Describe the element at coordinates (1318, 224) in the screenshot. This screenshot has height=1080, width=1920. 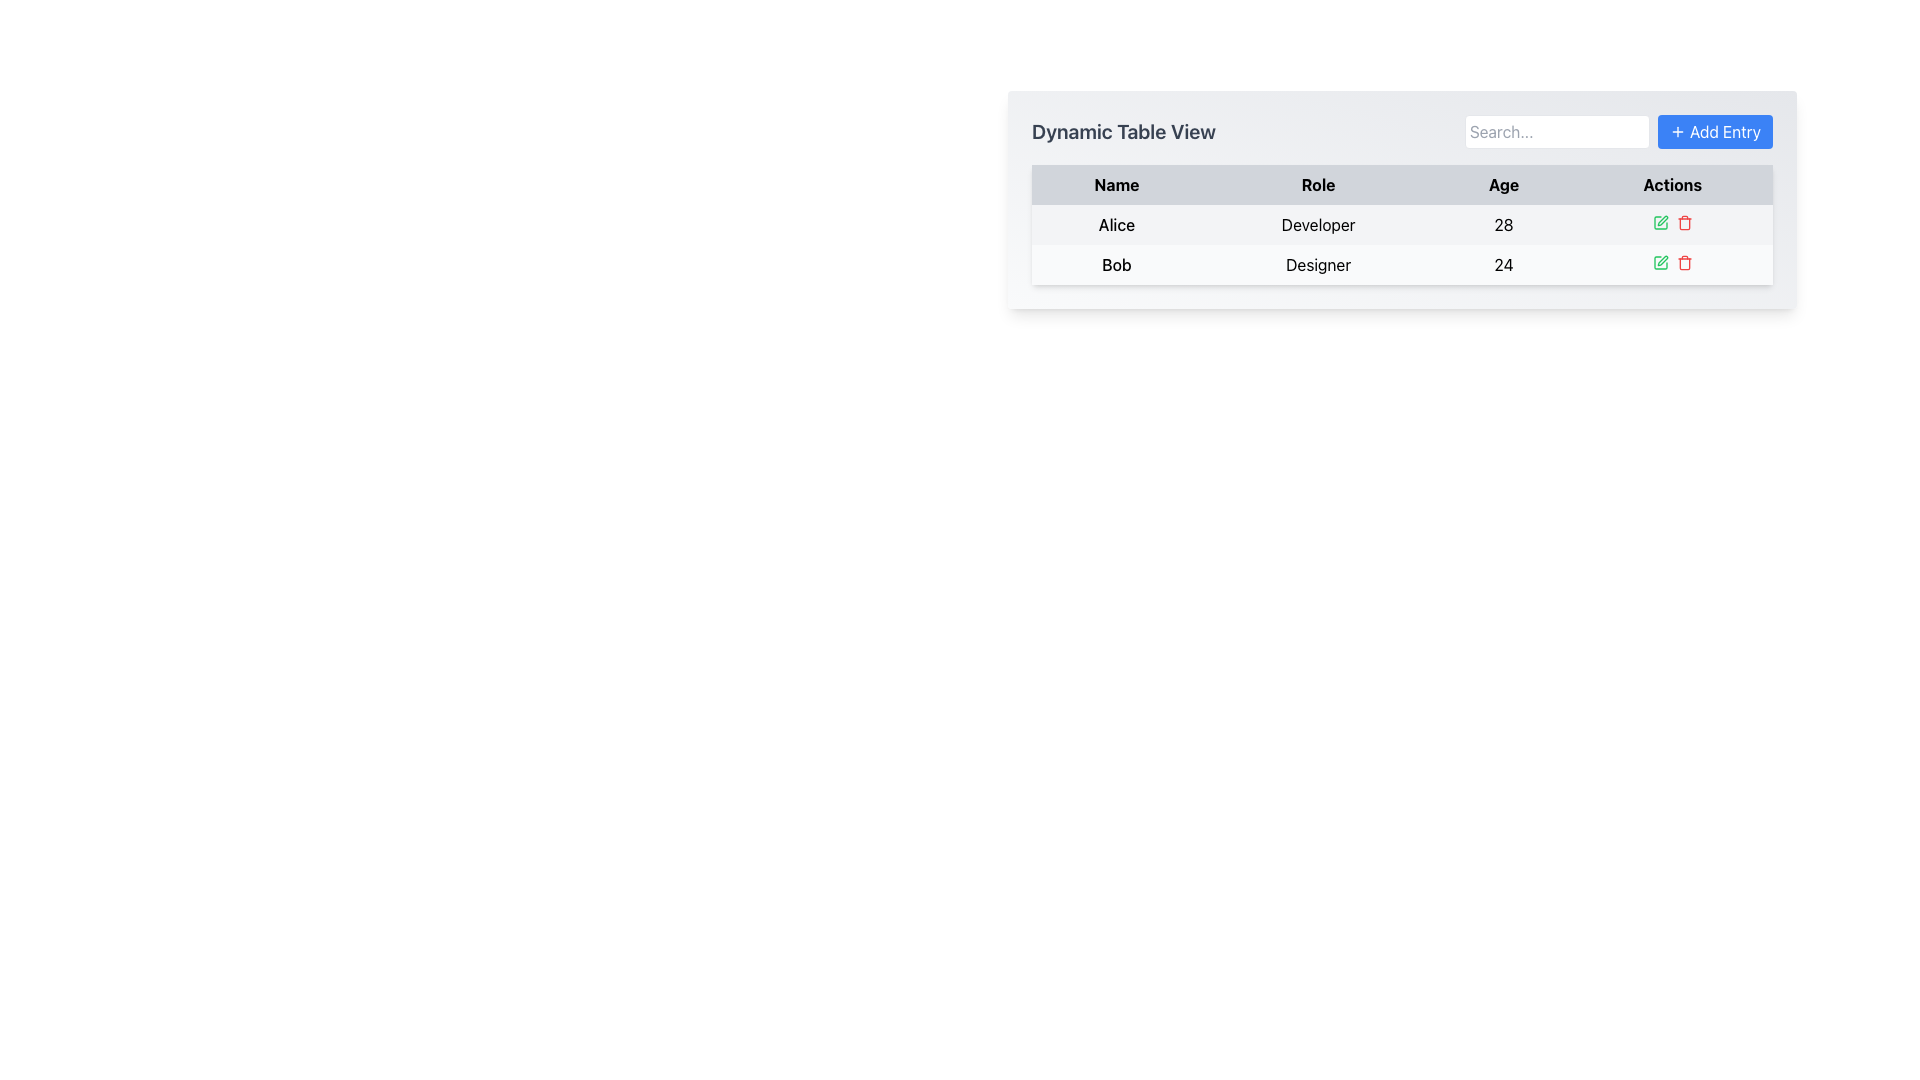
I see `the 'Developer' text label located in the second column of the first row in the table under the 'Role' column` at that location.